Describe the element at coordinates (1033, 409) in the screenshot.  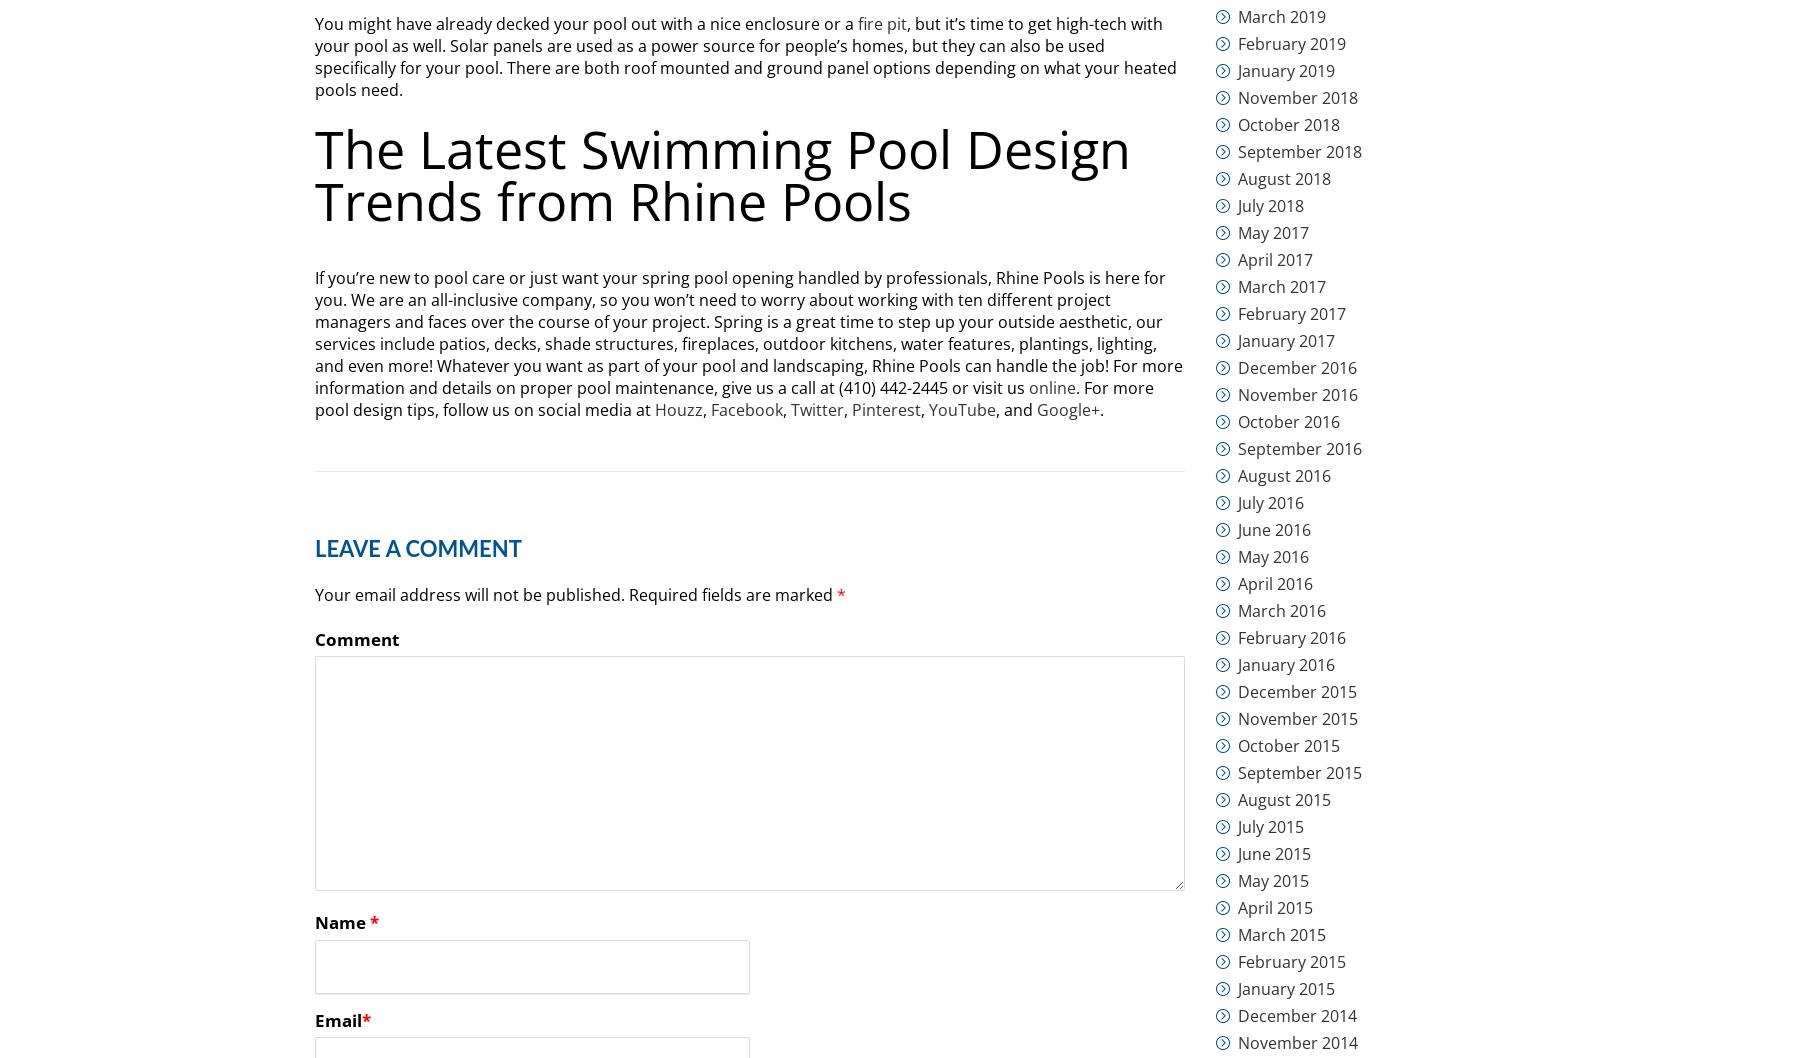
I see `'Google+'` at that location.